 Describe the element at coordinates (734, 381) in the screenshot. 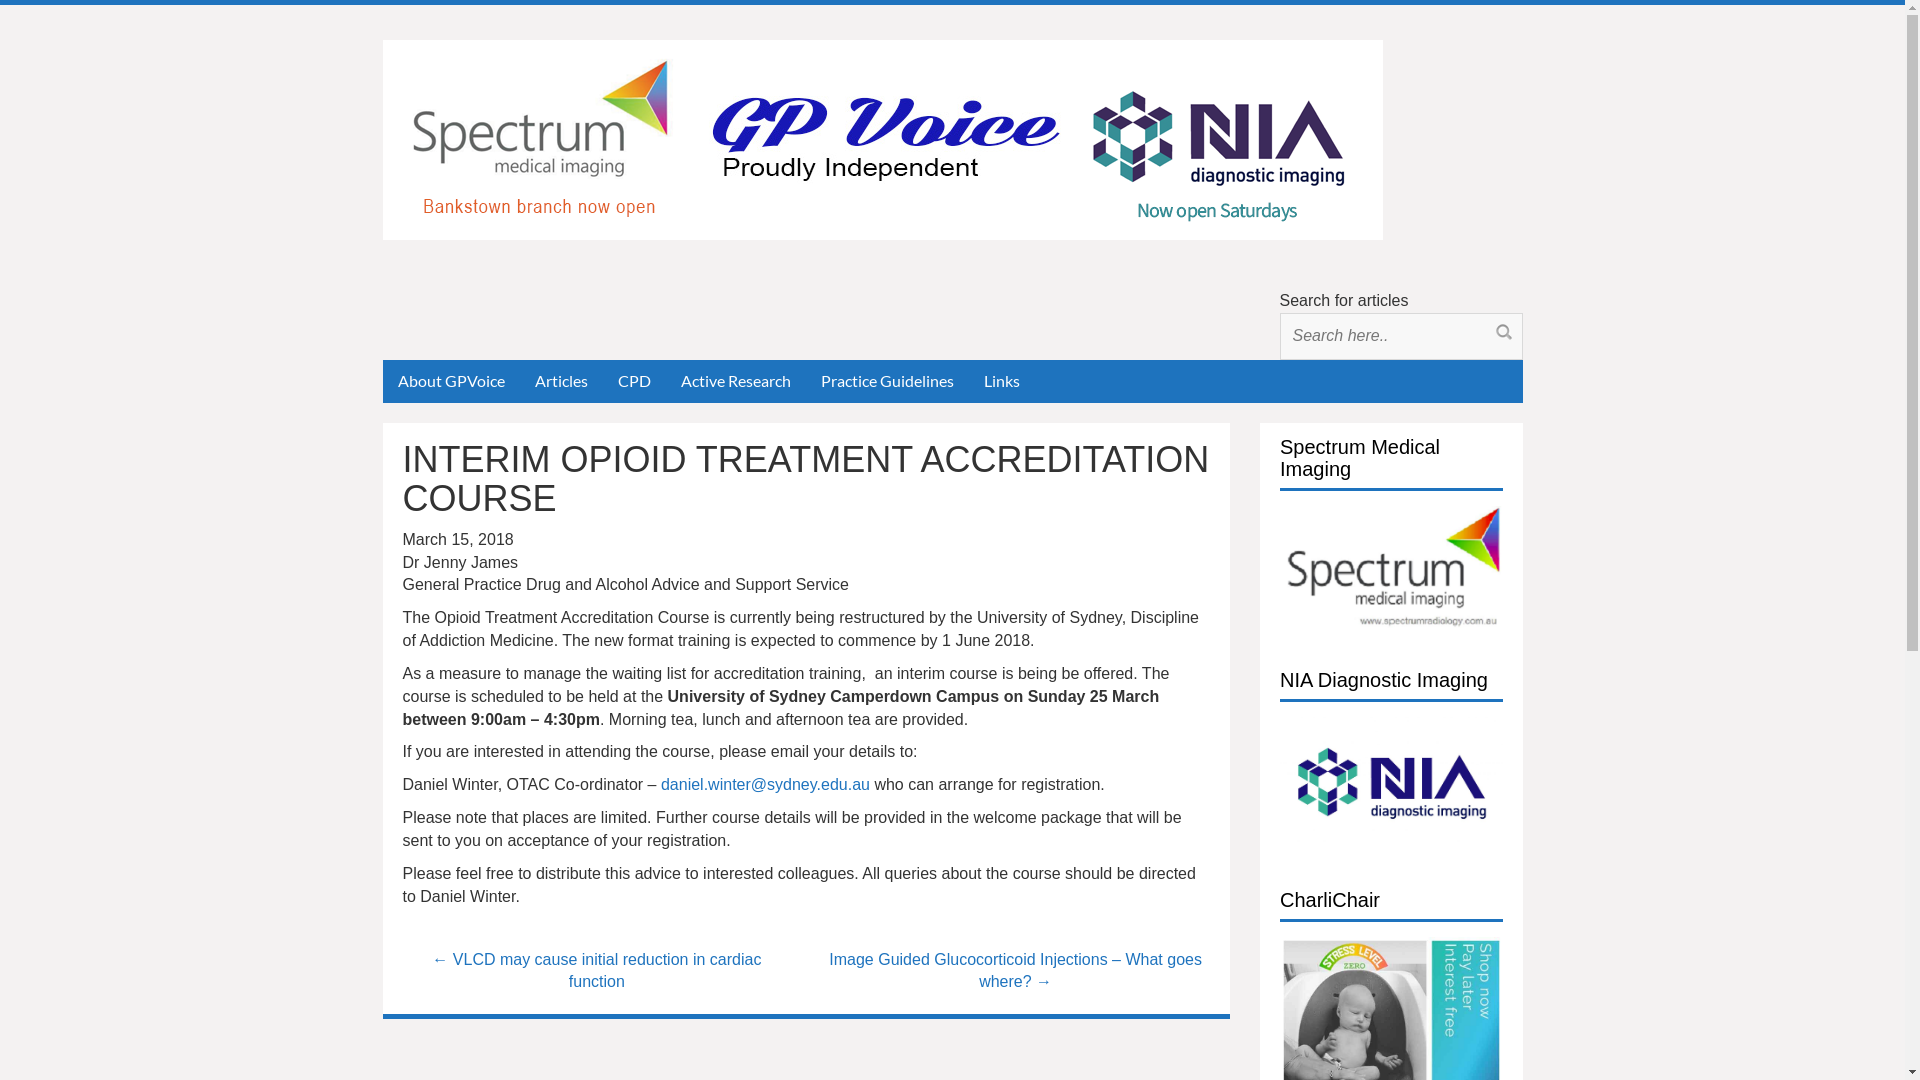

I see `'Active Research'` at that location.